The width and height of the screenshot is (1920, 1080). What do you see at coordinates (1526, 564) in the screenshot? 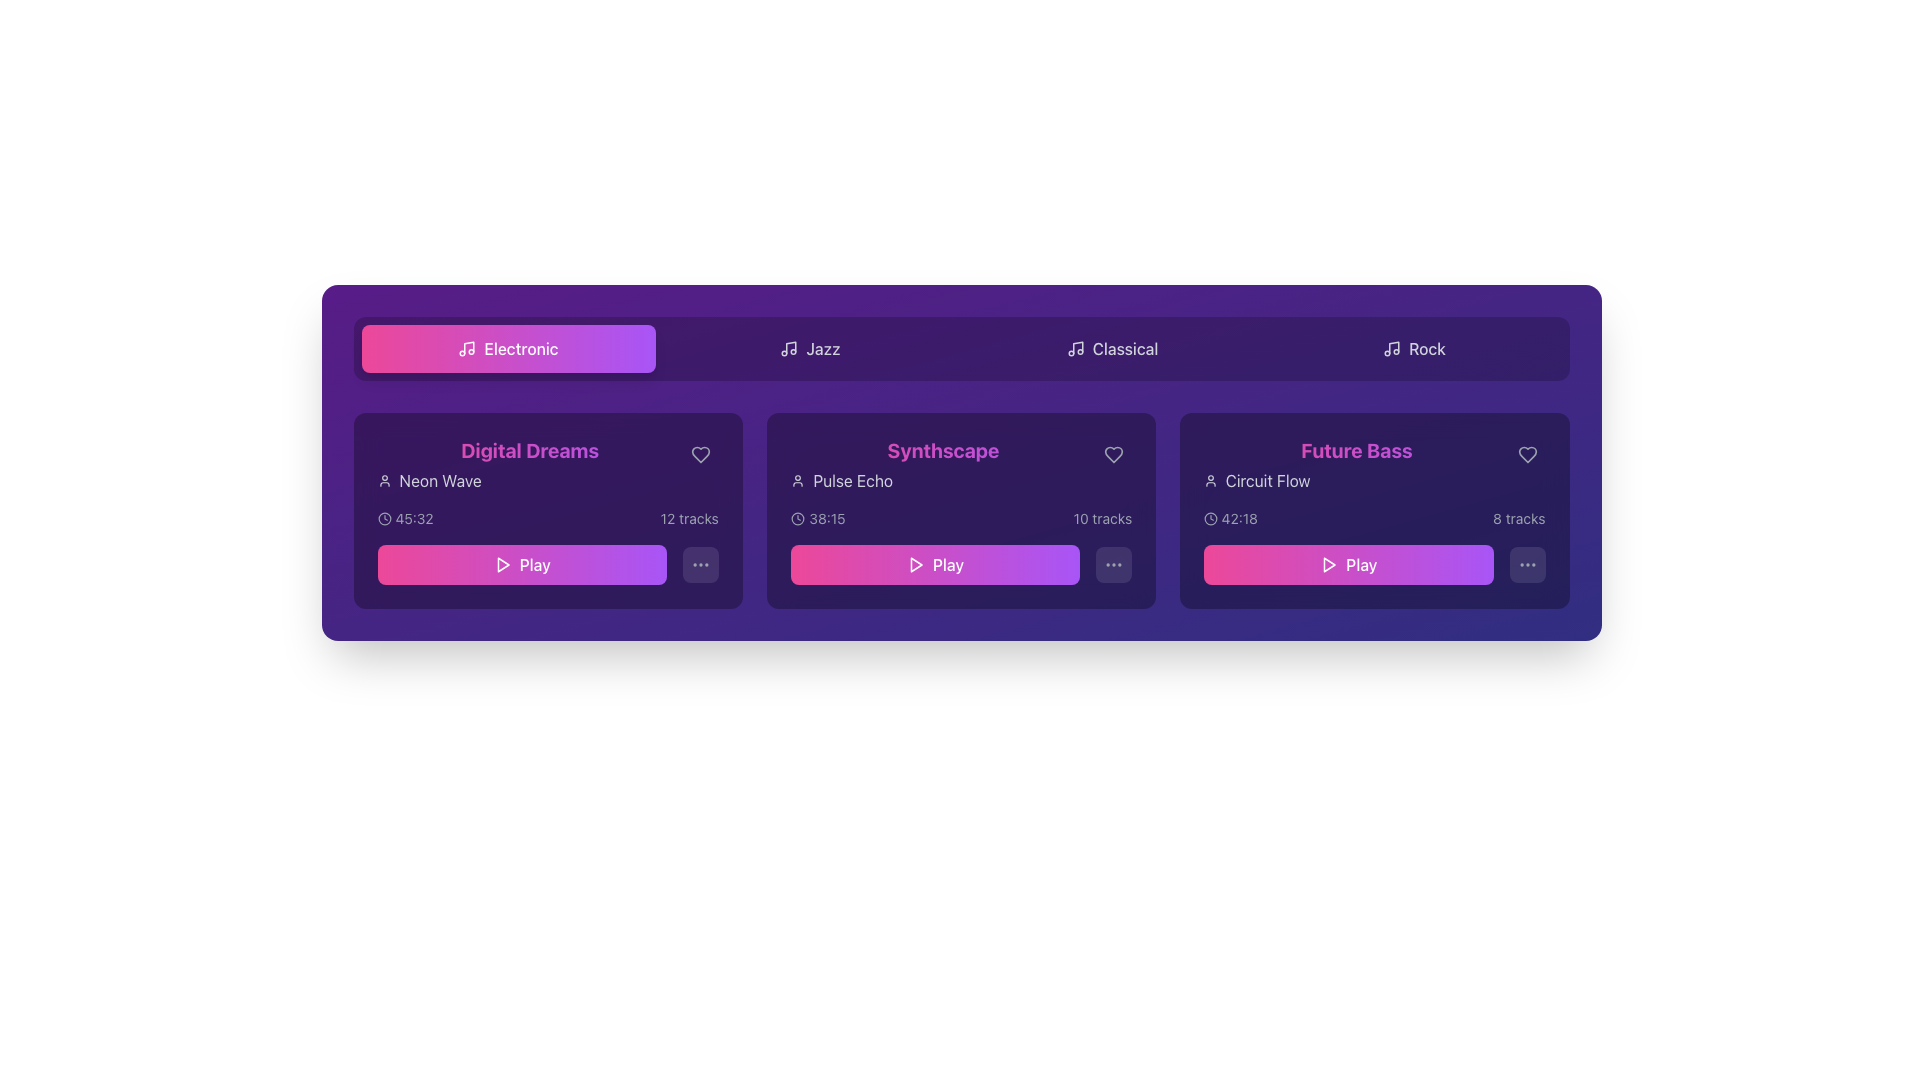
I see `the small button with three horizontally aligned dots (ellipsis icon) located at the bottom-right corner of the card under the 'Future Bass' section` at bounding box center [1526, 564].